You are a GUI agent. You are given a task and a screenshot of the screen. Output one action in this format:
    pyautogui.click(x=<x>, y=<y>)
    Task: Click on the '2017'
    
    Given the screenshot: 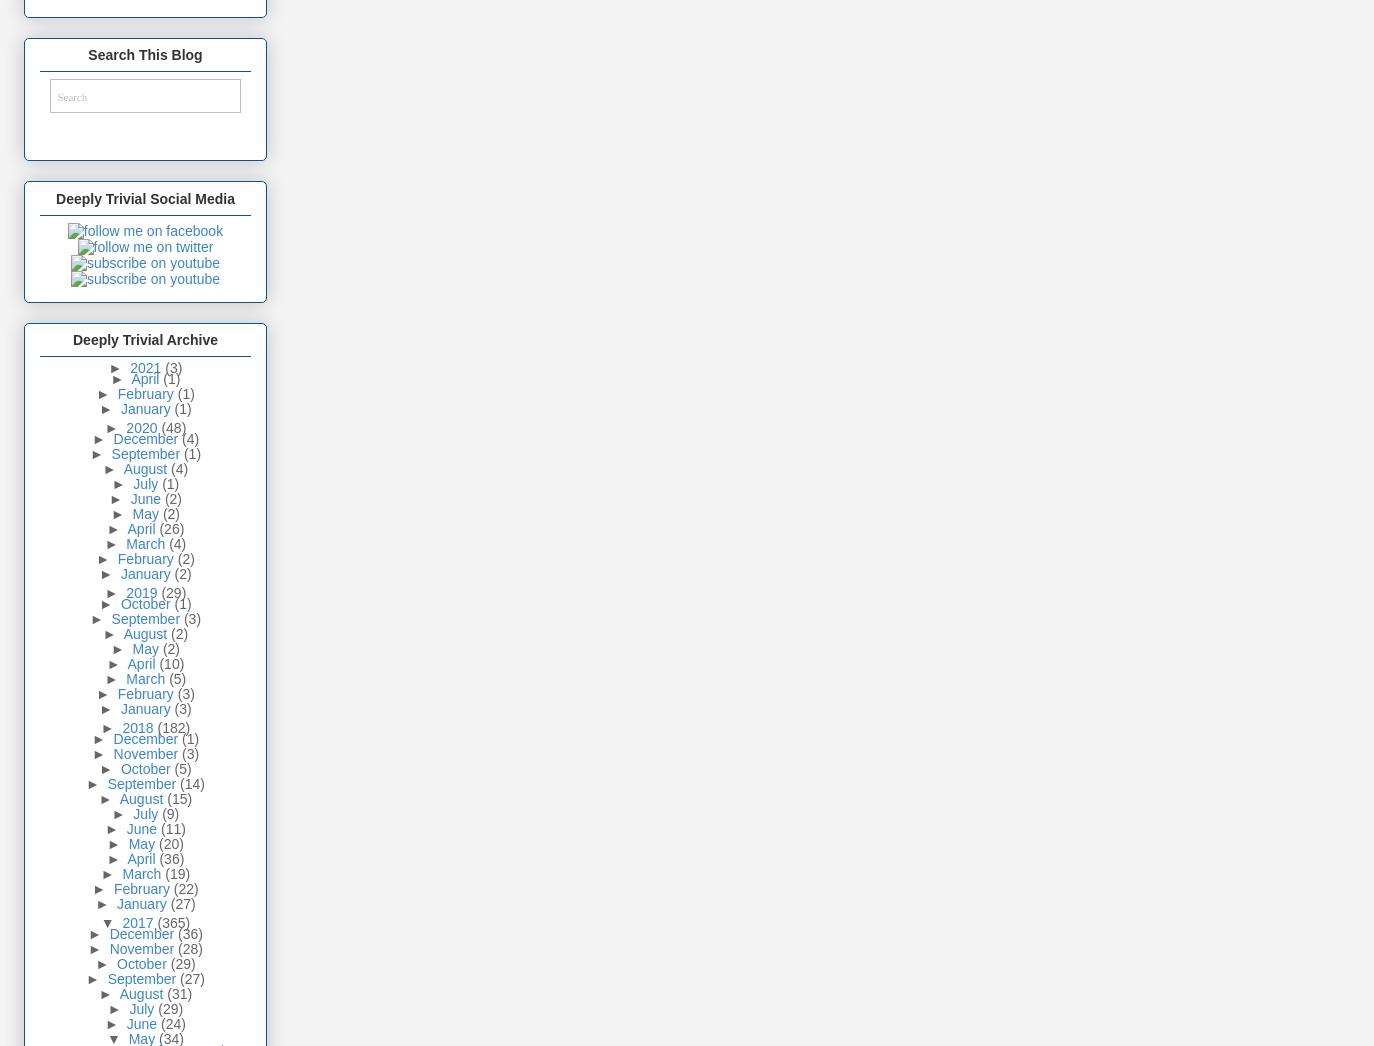 What is the action you would take?
    pyautogui.click(x=138, y=922)
    